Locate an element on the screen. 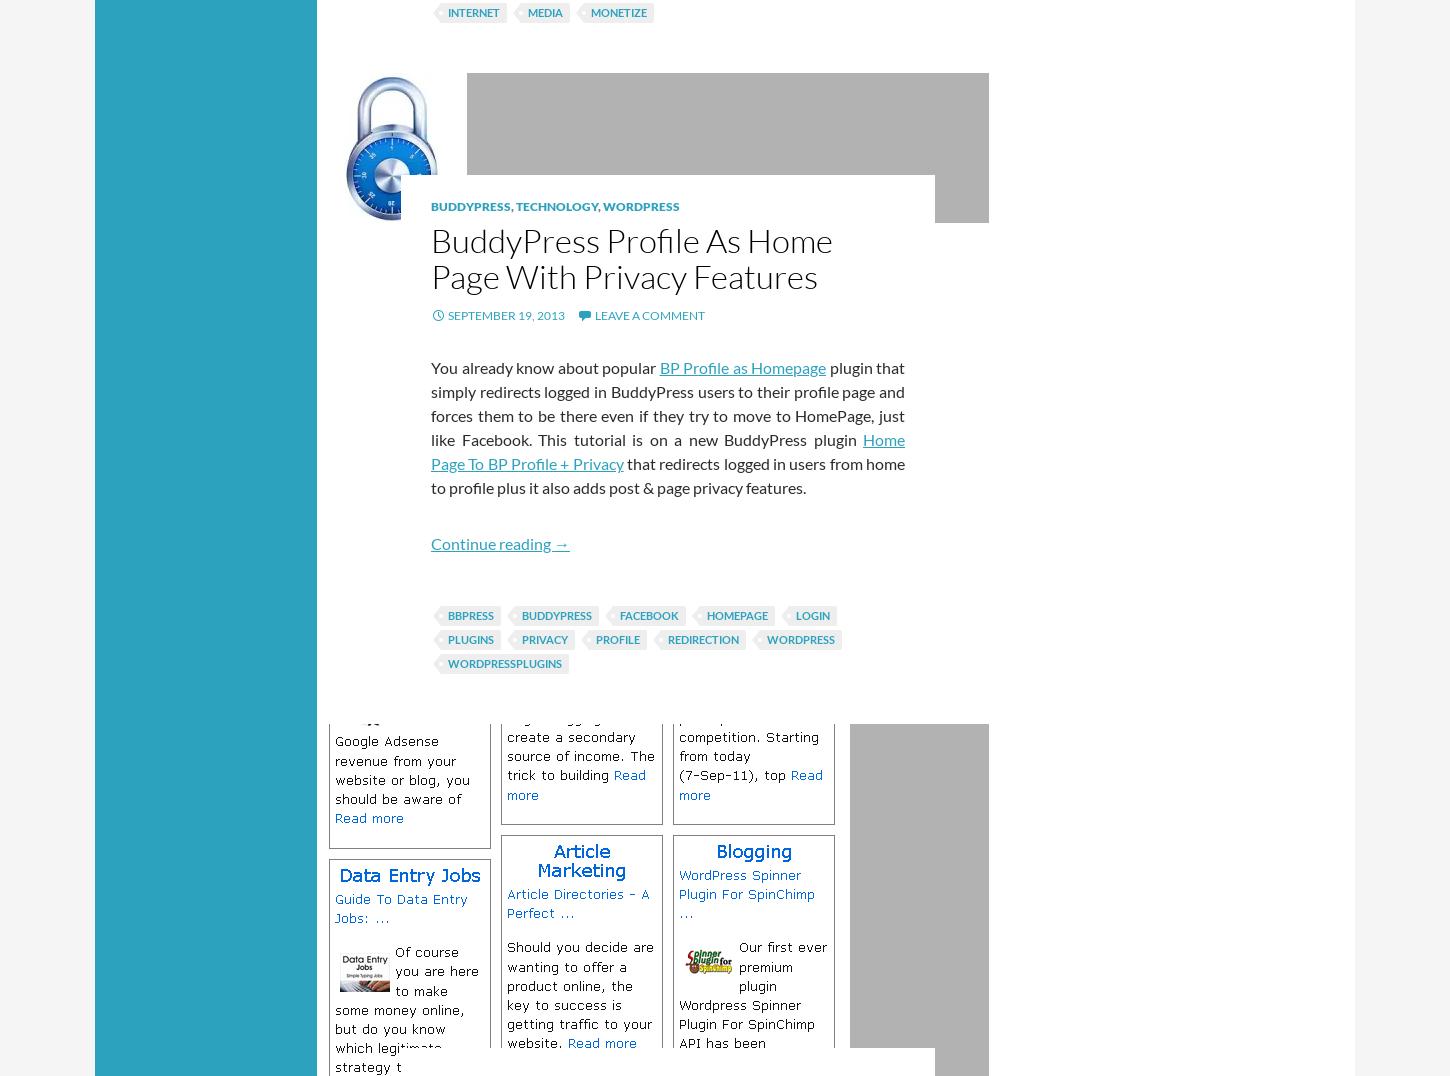 The height and width of the screenshot is (1076, 1450). 'Home Page To BP Profile + Privacy' is located at coordinates (429, 450).